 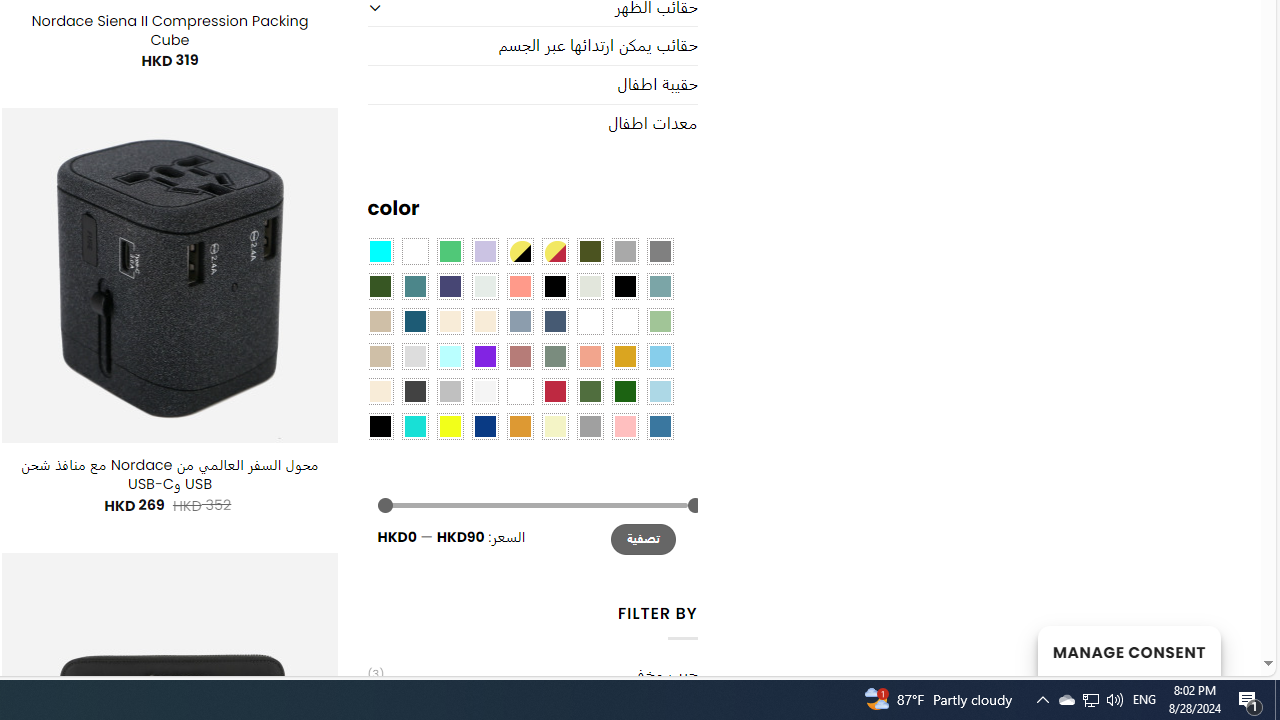 I want to click on 'Brownie', so click(x=380, y=320).